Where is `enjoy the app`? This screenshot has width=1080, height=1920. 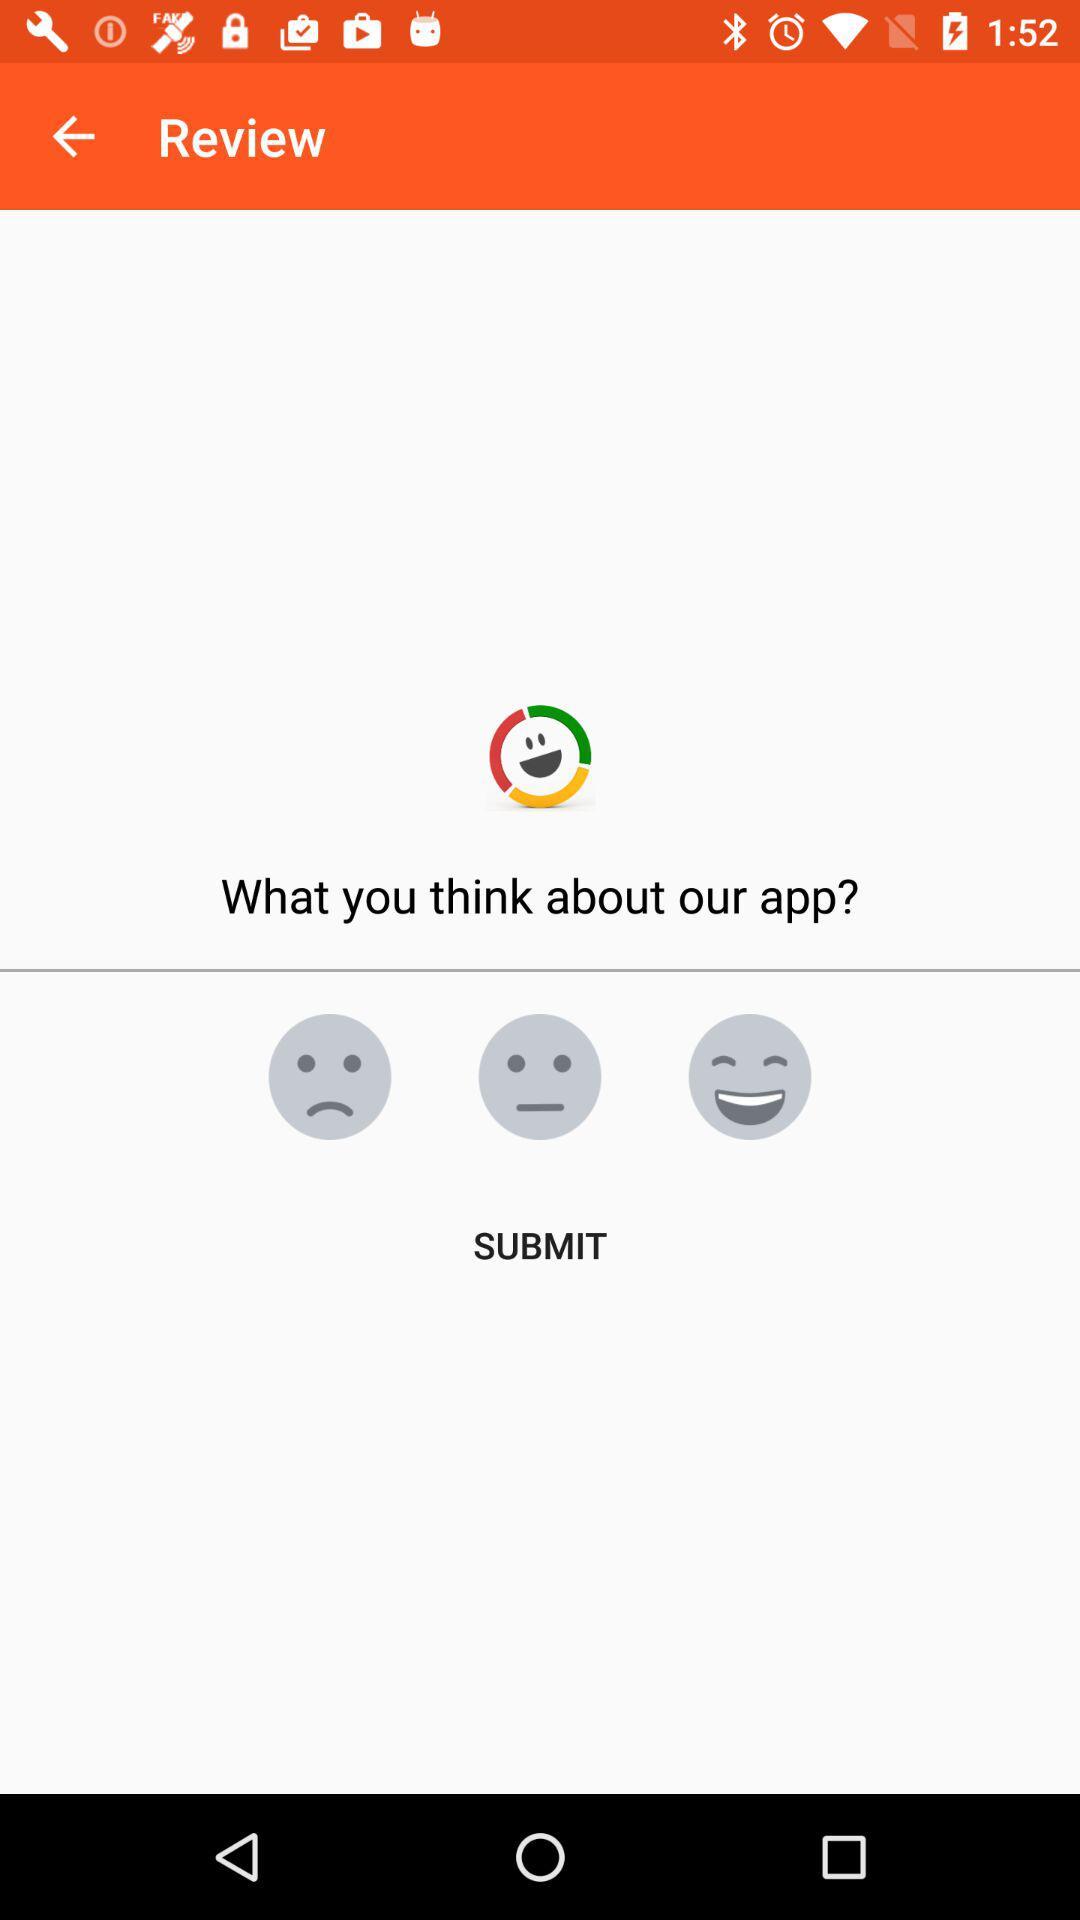 enjoy the app is located at coordinates (749, 1075).